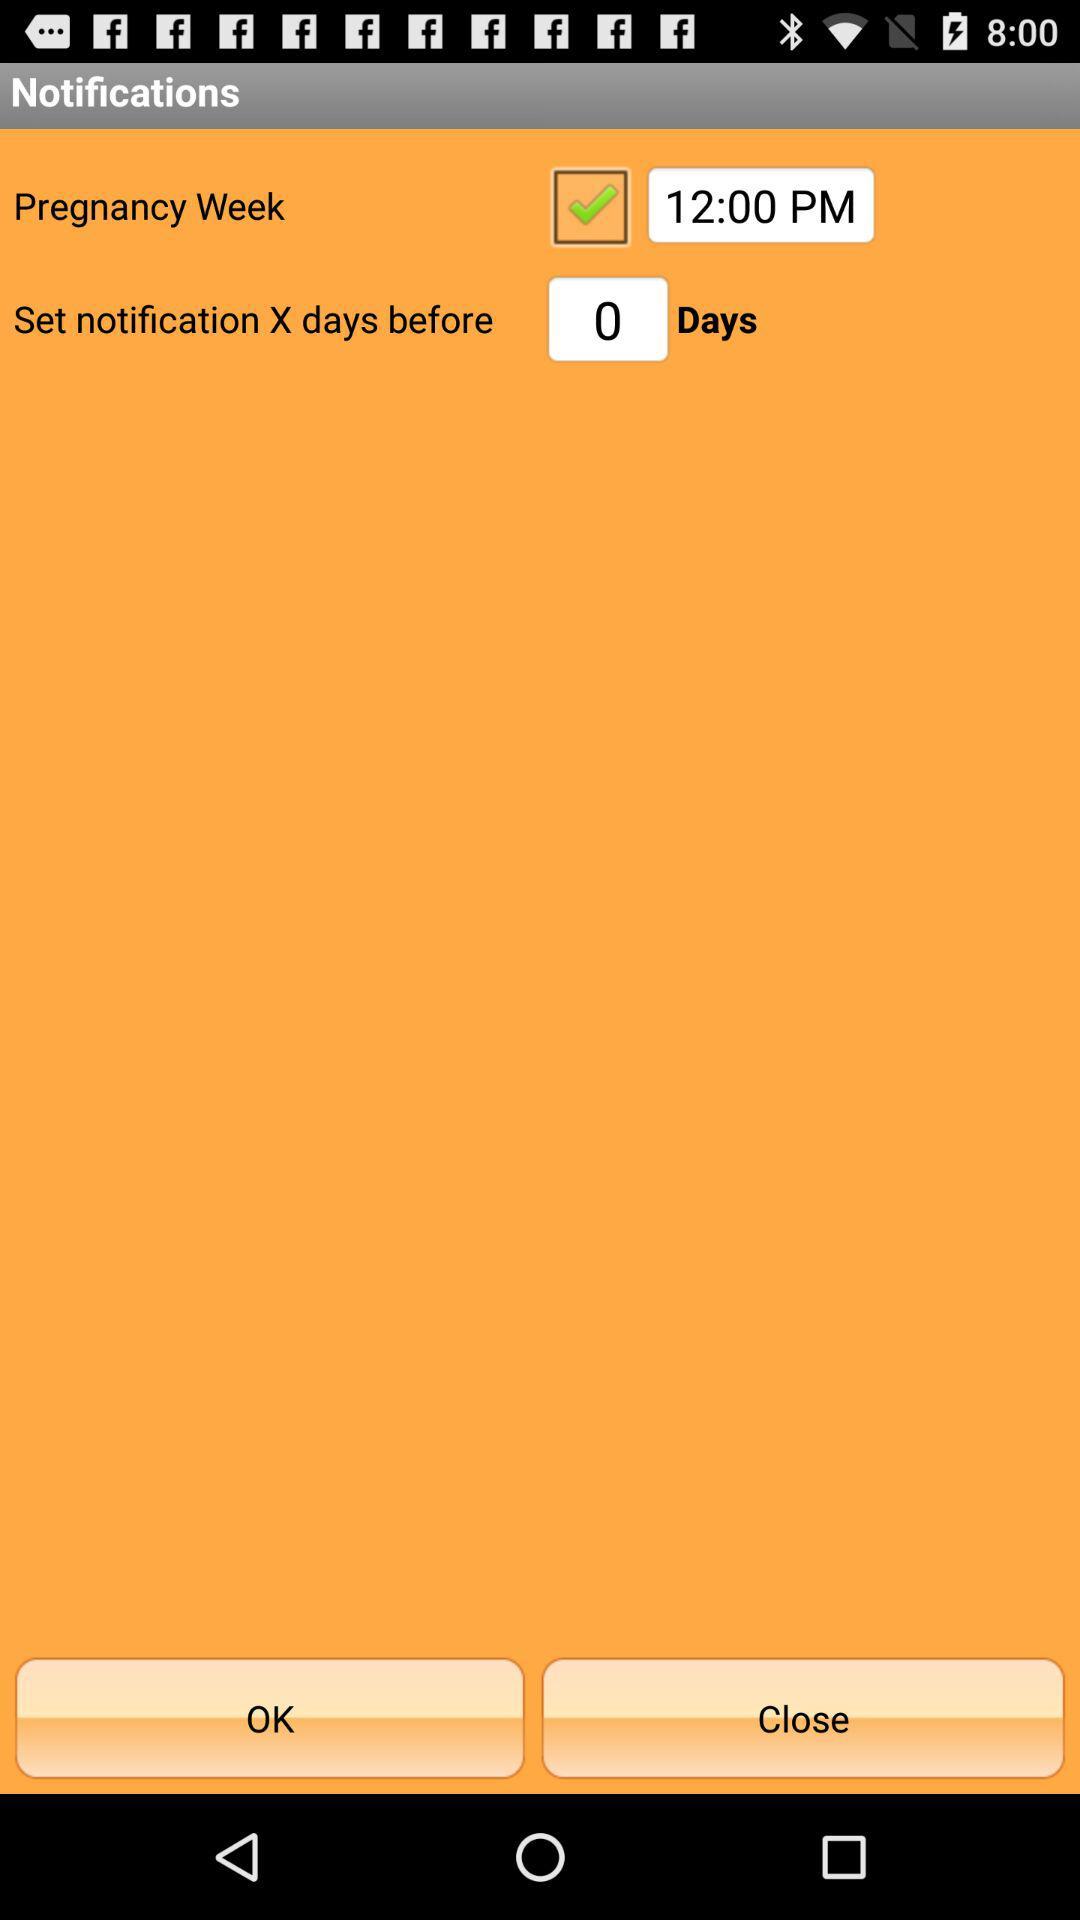 Image resolution: width=1080 pixels, height=1920 pixels. Describe the element at coordinates (802, 1717) in the screenshot. I see `close` at that location.